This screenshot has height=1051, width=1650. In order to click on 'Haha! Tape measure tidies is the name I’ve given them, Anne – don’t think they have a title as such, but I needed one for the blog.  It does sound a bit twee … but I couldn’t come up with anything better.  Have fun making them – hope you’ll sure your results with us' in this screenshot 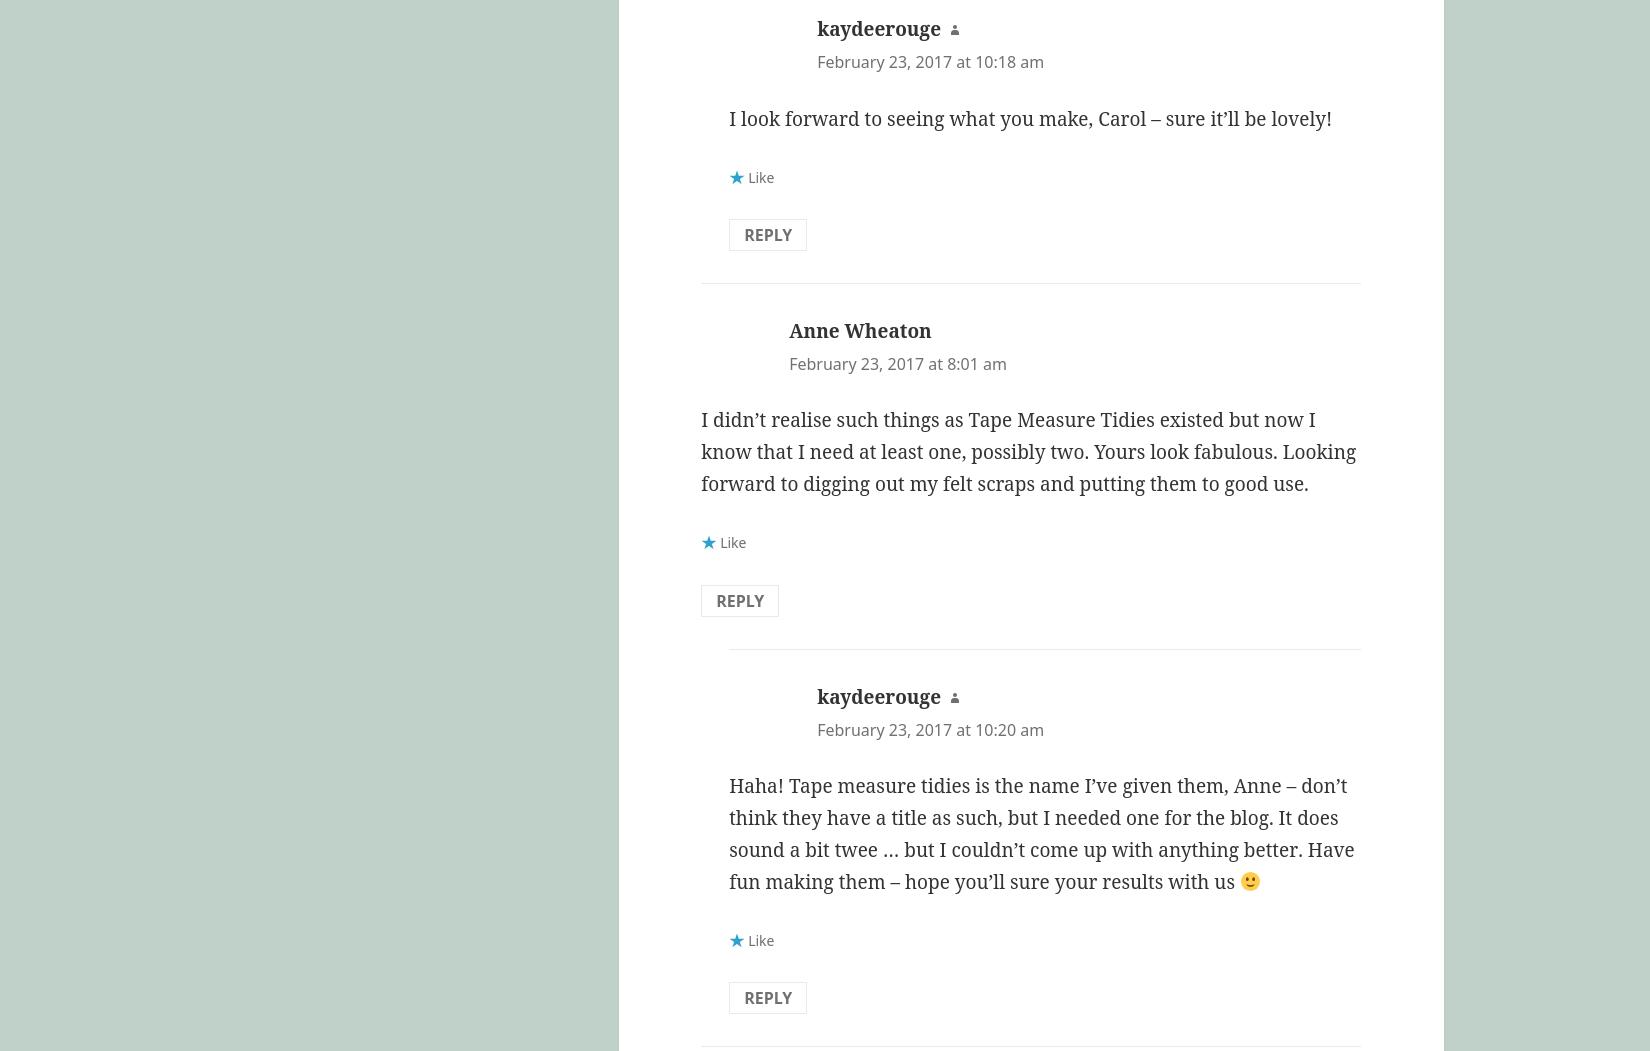, I will do `click(1041, 833)`.